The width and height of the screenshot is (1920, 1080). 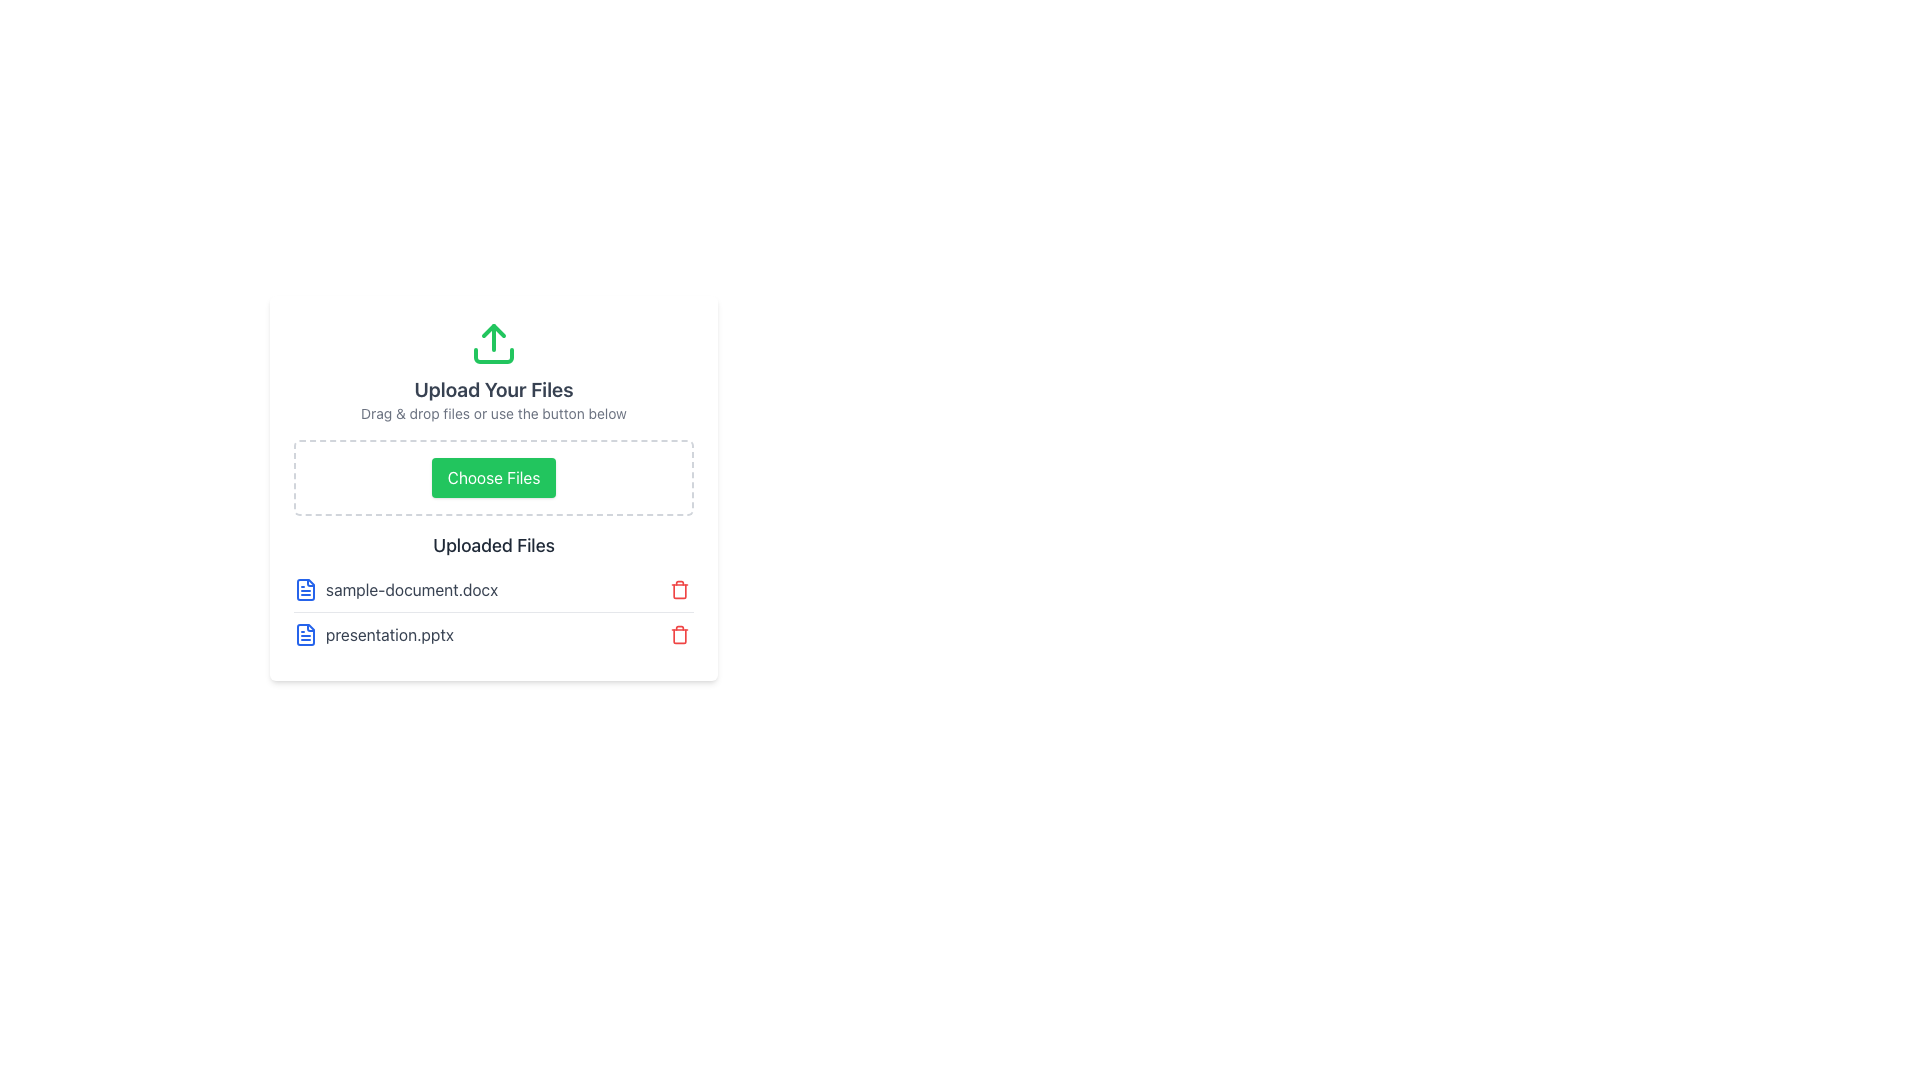 I want to click on the text label displaying 'sample-document.docx' in gray color, located between a blue file icon and a red delete icon in the 'Uploaded Files' section, so click(x=411, y=589).